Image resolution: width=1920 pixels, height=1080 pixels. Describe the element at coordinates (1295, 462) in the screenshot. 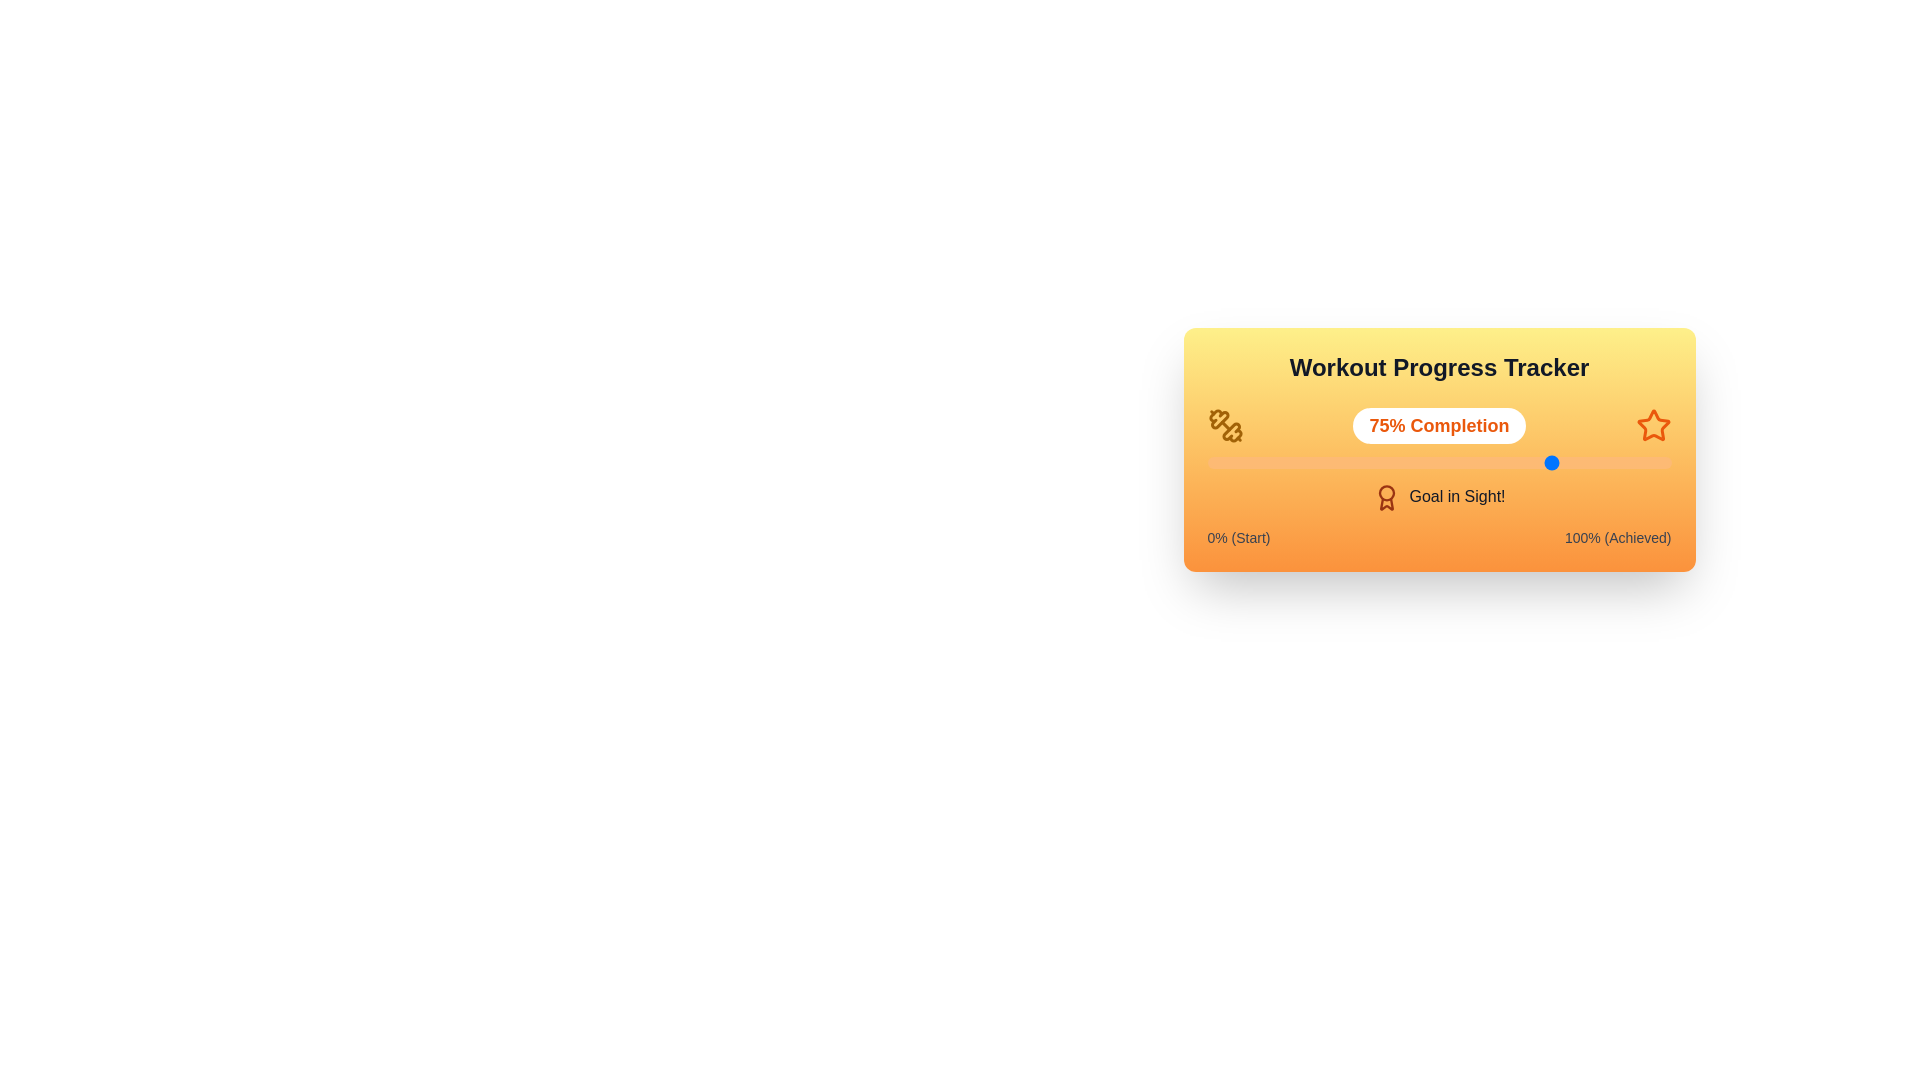

I see `the progress slider to 19%` at that location.